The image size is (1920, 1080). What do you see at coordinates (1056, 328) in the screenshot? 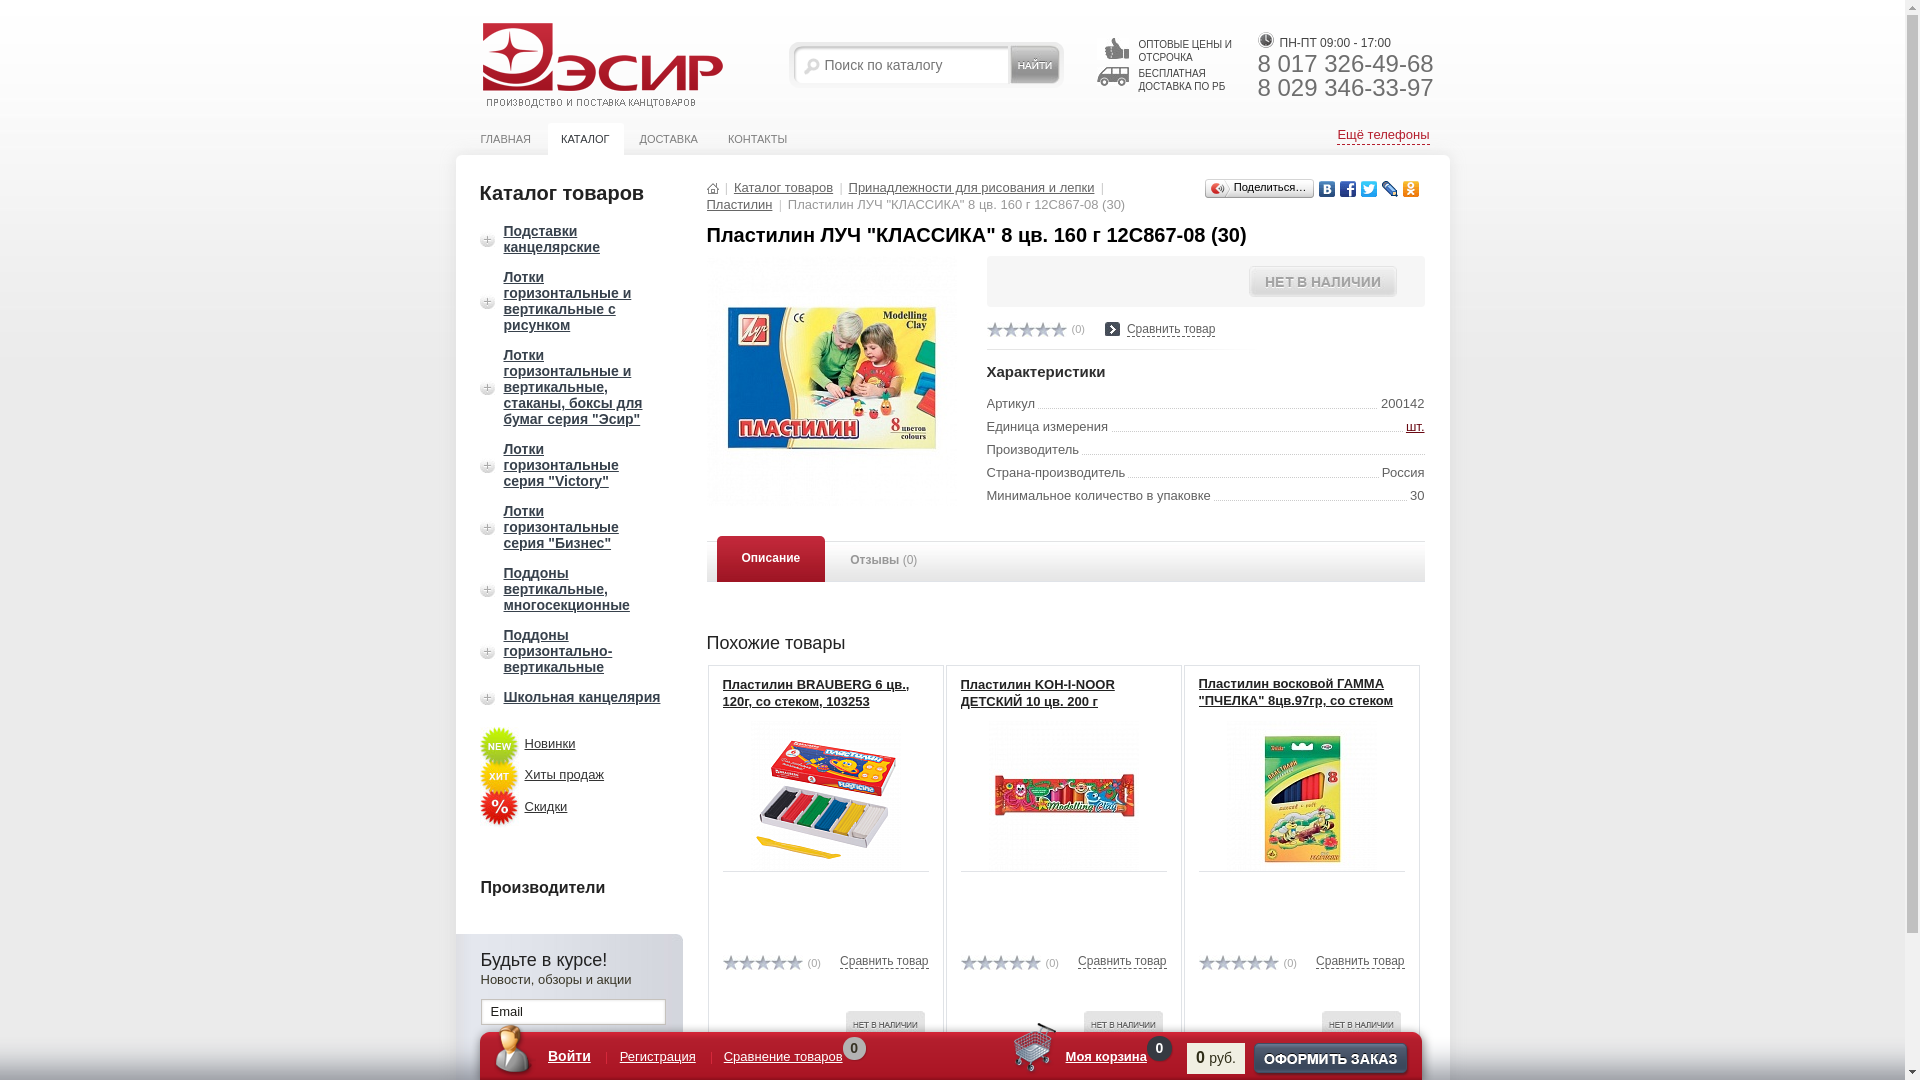
I see `'5'` at bounding box center [1056, 328].